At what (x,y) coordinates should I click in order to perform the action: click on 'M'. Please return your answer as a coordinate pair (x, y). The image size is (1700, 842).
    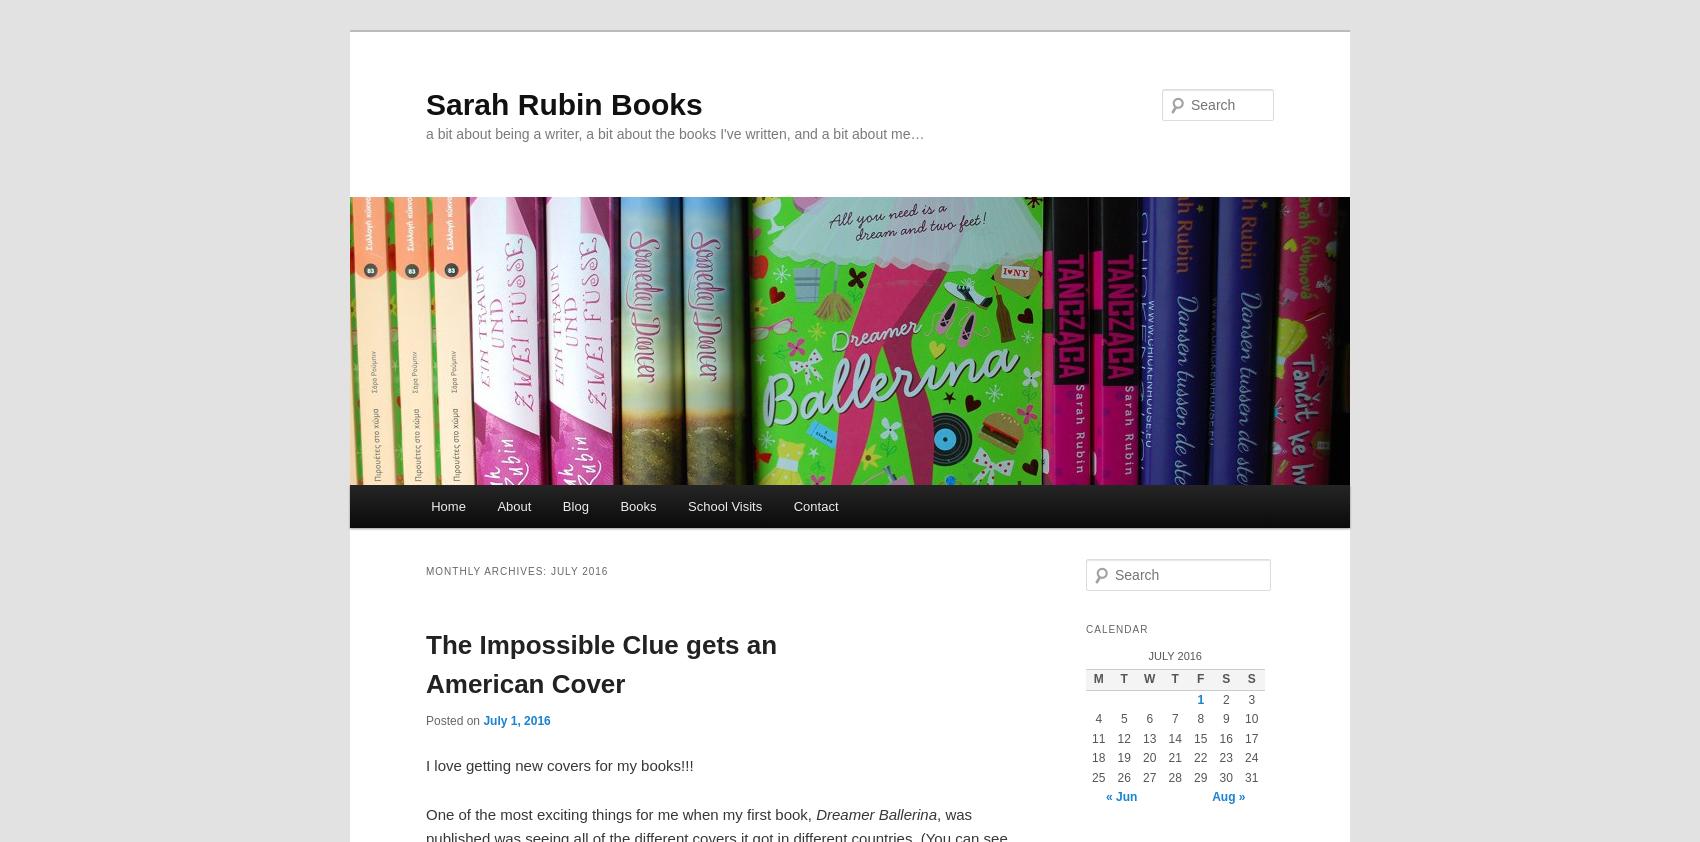
    Looking at the image, I should click on (1098, 678).